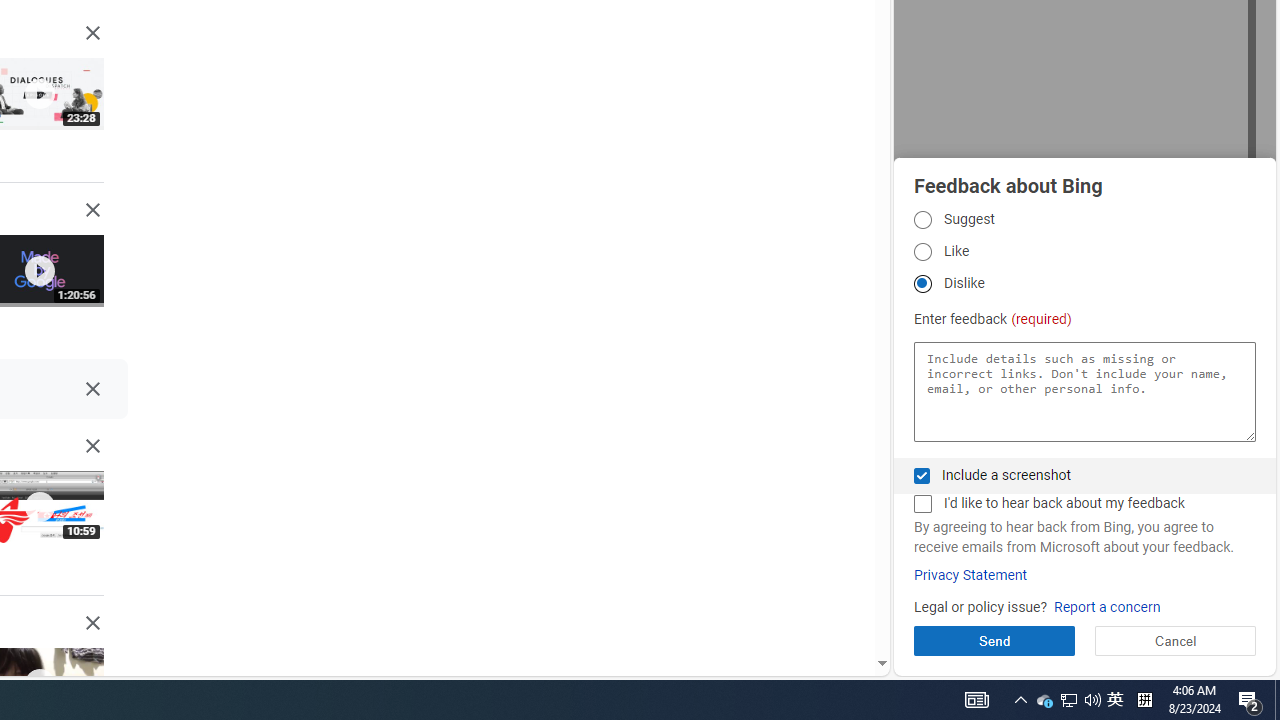 Image resolution: width=1280 pixels, height=720 pixels. What do you see at coordinates (921, 250) in the screenshot?
I see `'Like Like'` at bounding box center [921, 250].